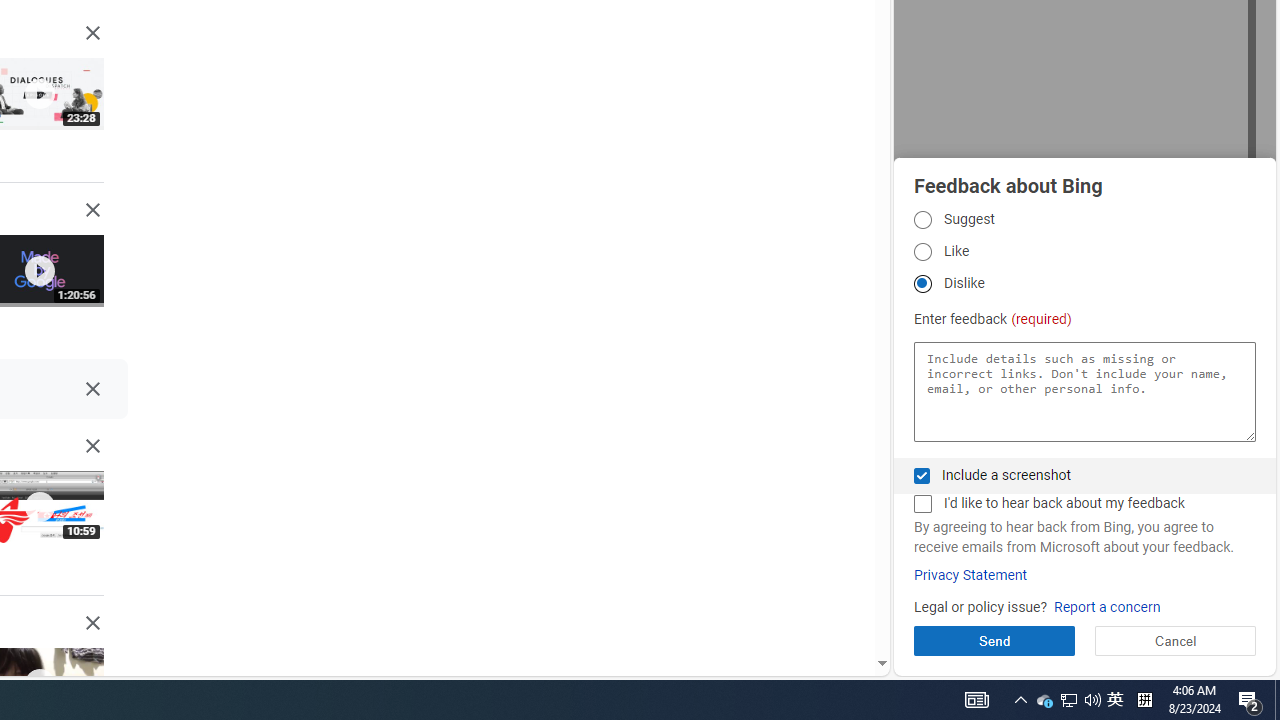 Image resolution: width=1280 pixels, height=720 pixels. What do you see at coordinates (921, 250) in the screenshot?
I see `'Like Like'` at bounding box center [921, 250].